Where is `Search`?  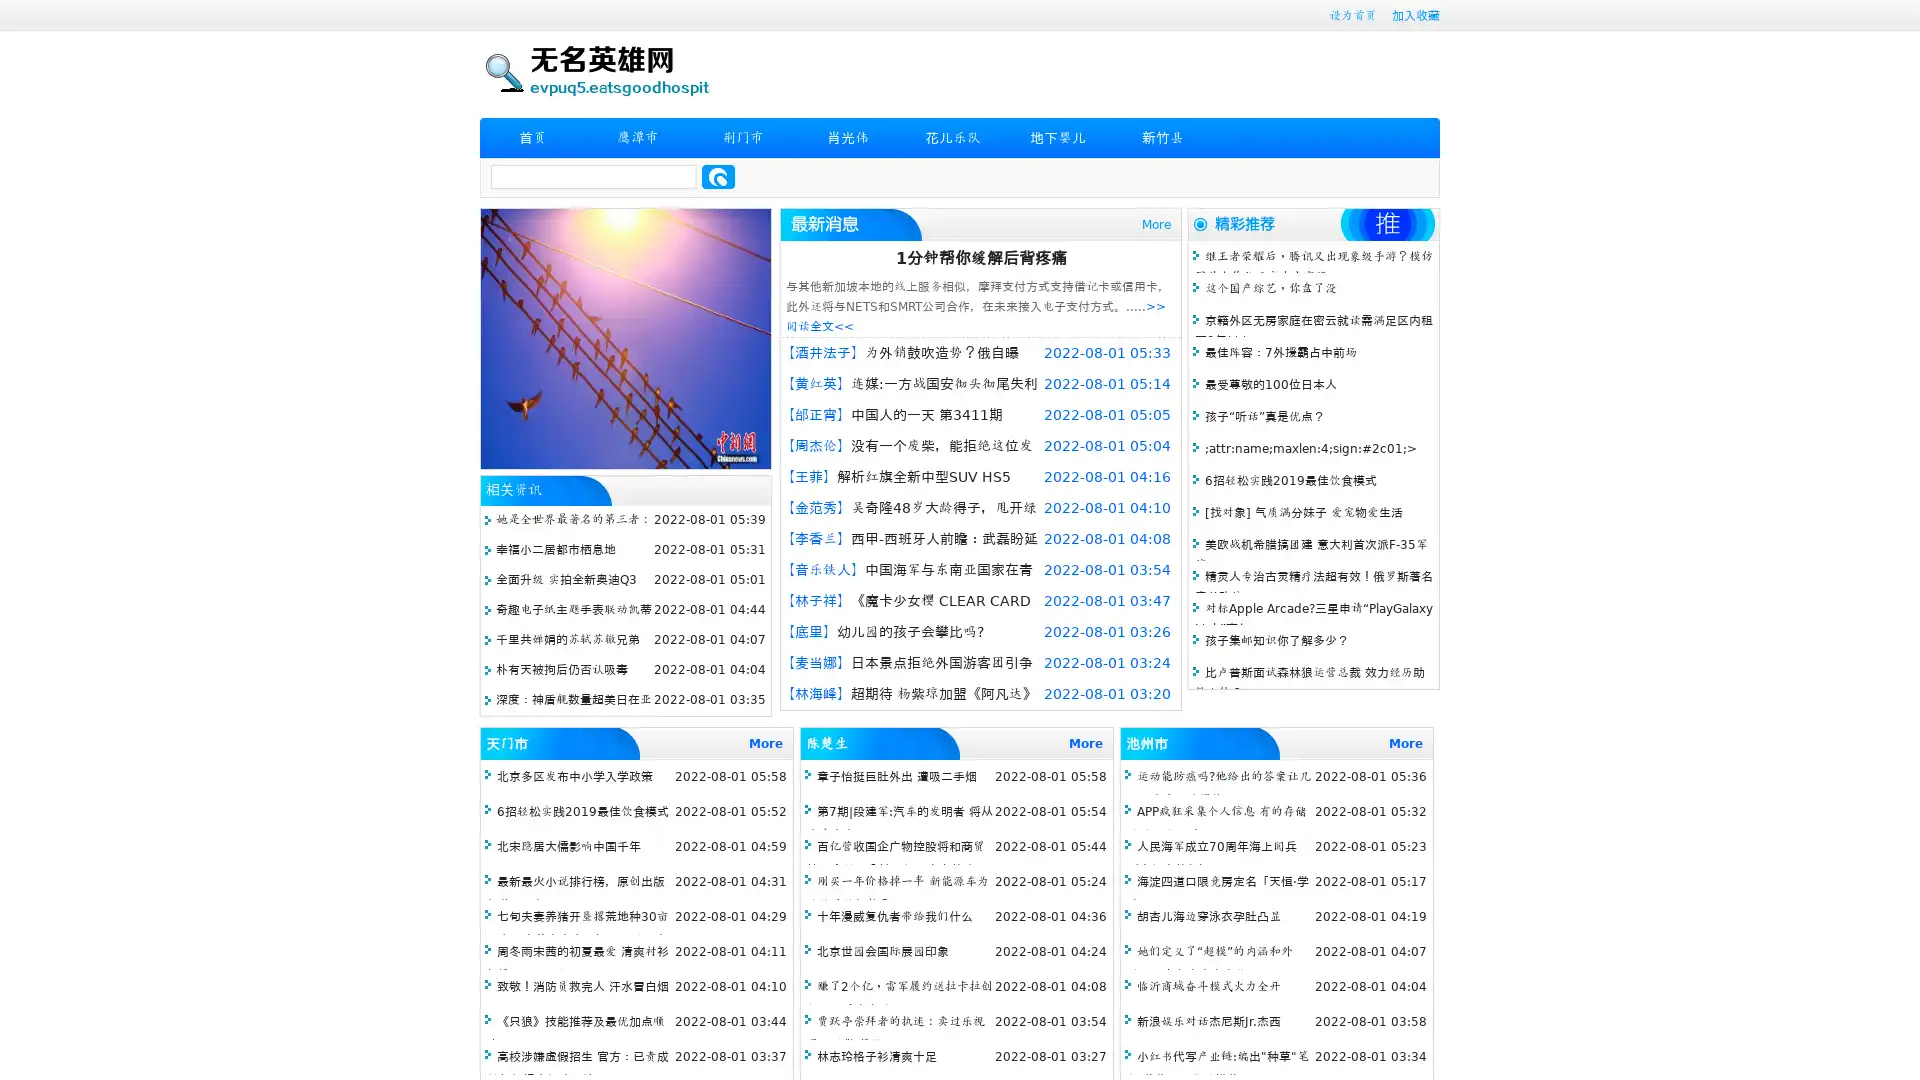 Search is located at coordinates (718, 176).